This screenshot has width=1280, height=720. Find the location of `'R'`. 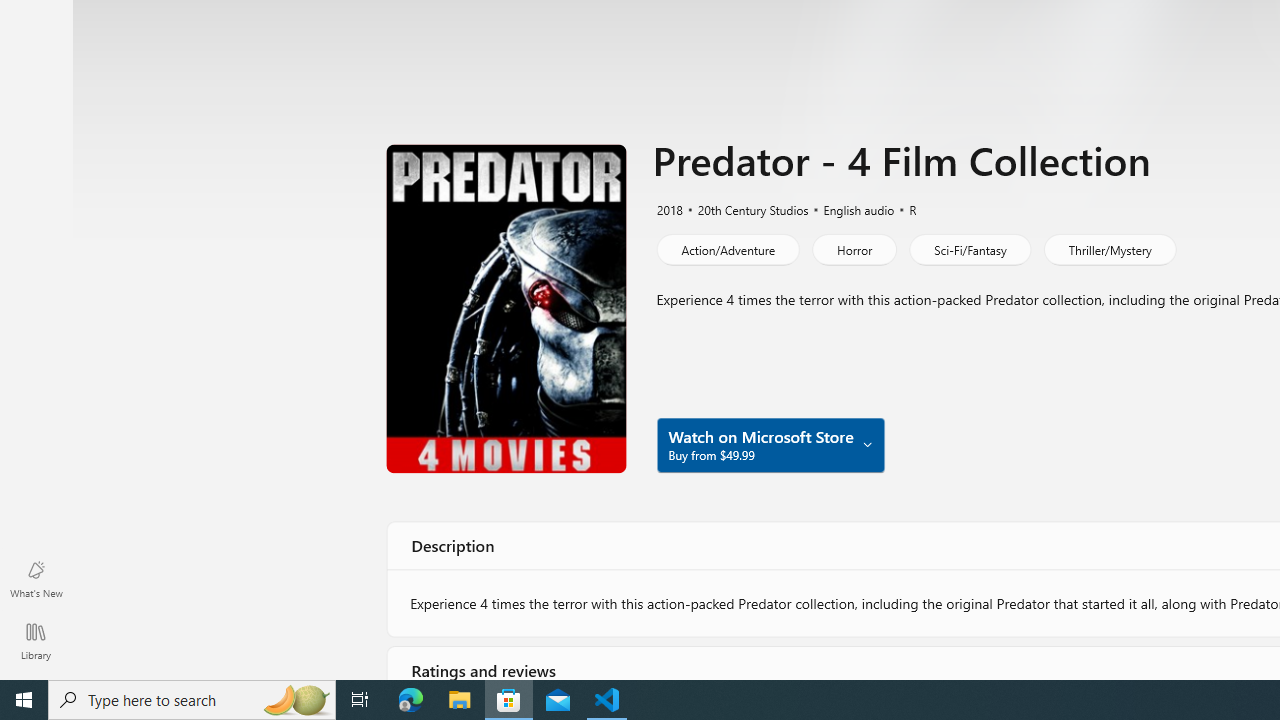

'R' is located at coordinates (903, 208).